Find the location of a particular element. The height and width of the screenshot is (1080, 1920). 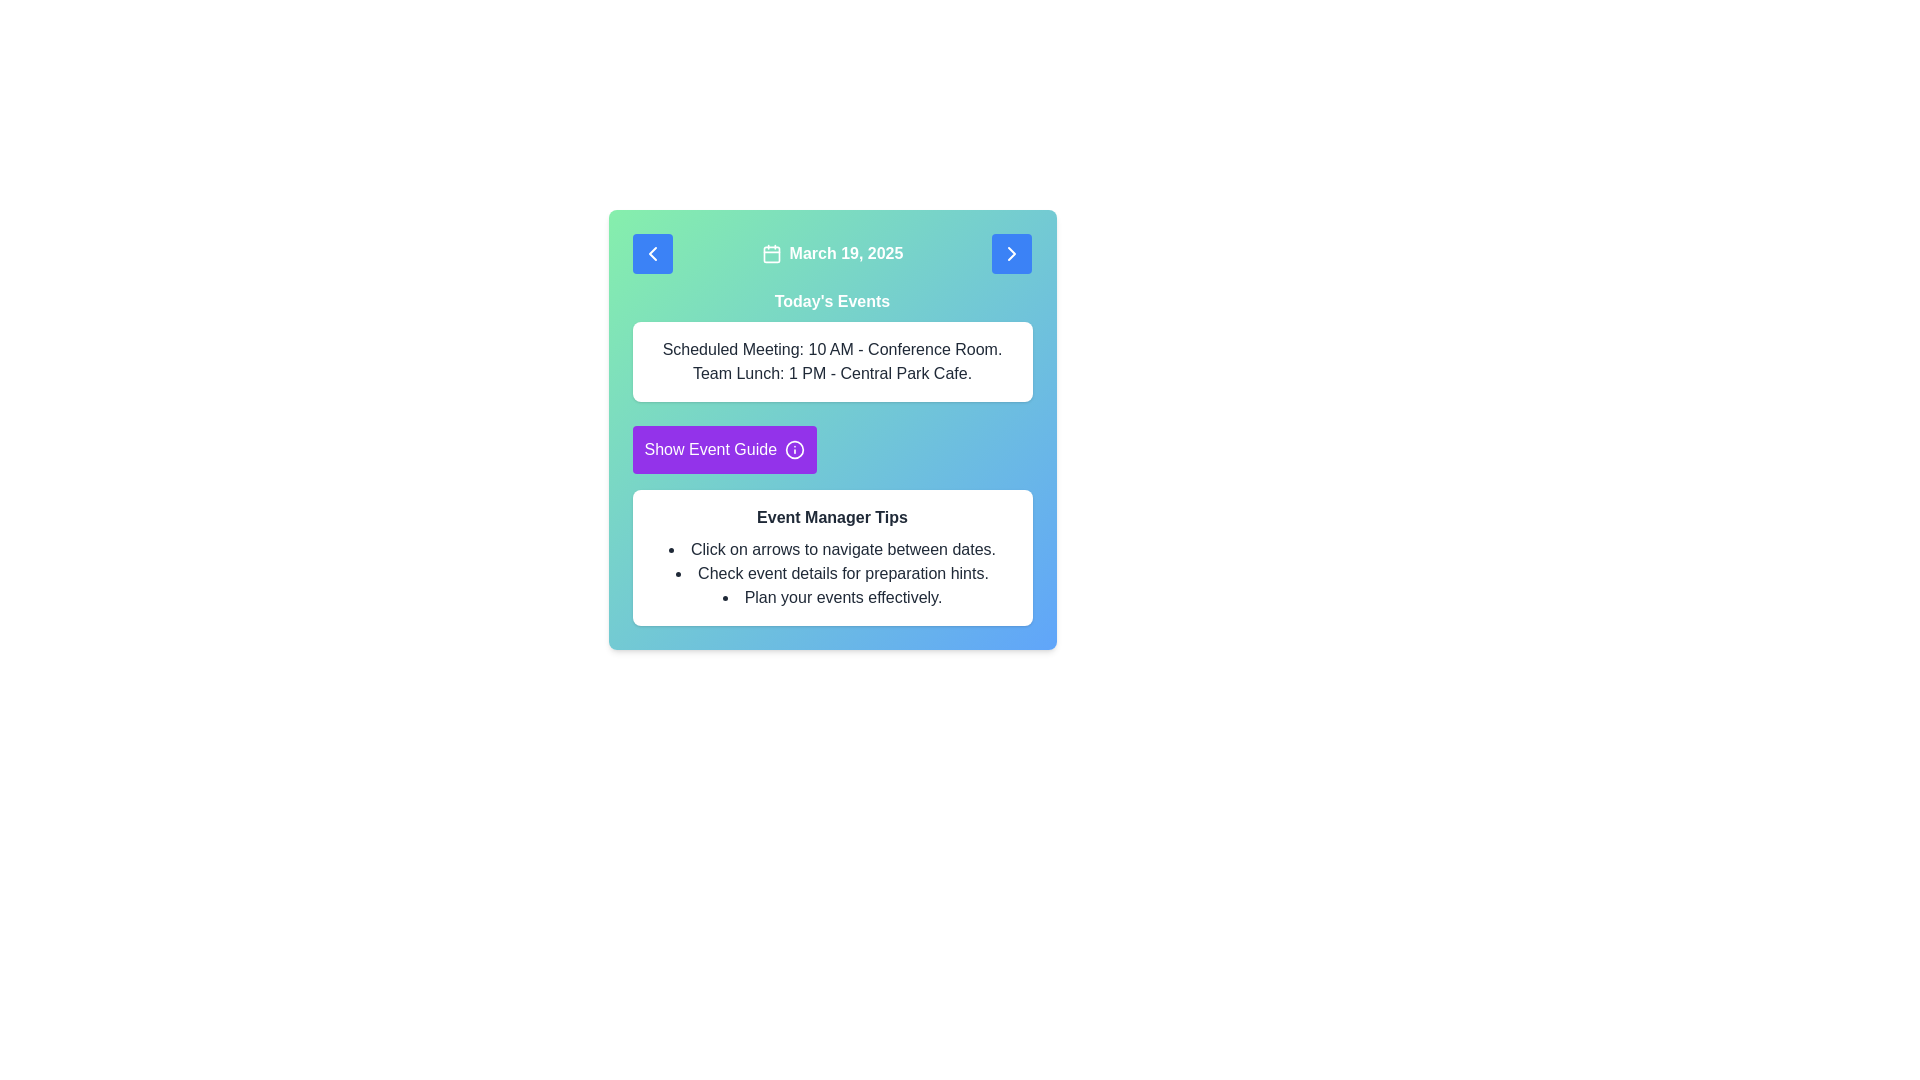

the header text label for the events section, which is positioned below the date display and above the detailed schedule list is located at coordinates (832, 301).